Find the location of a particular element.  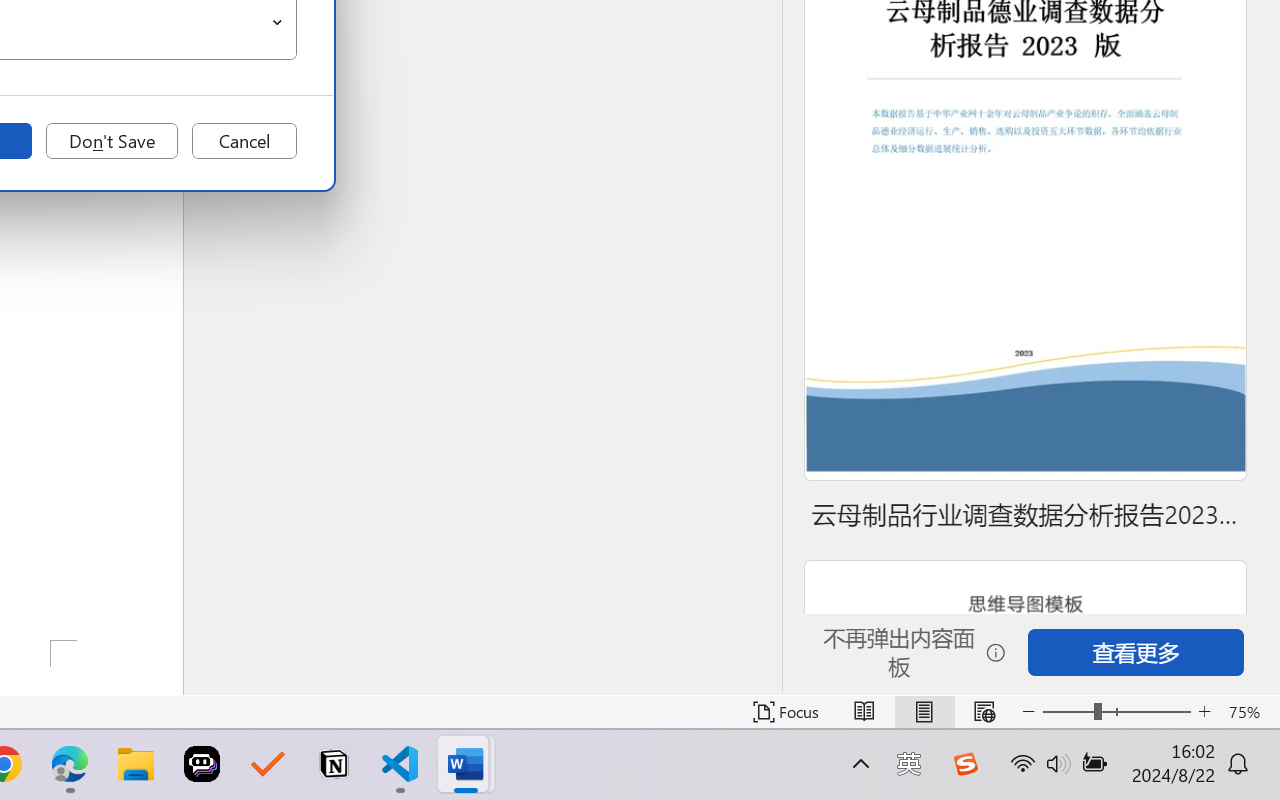

'Web Layout' is located at coordinates (984, 711).